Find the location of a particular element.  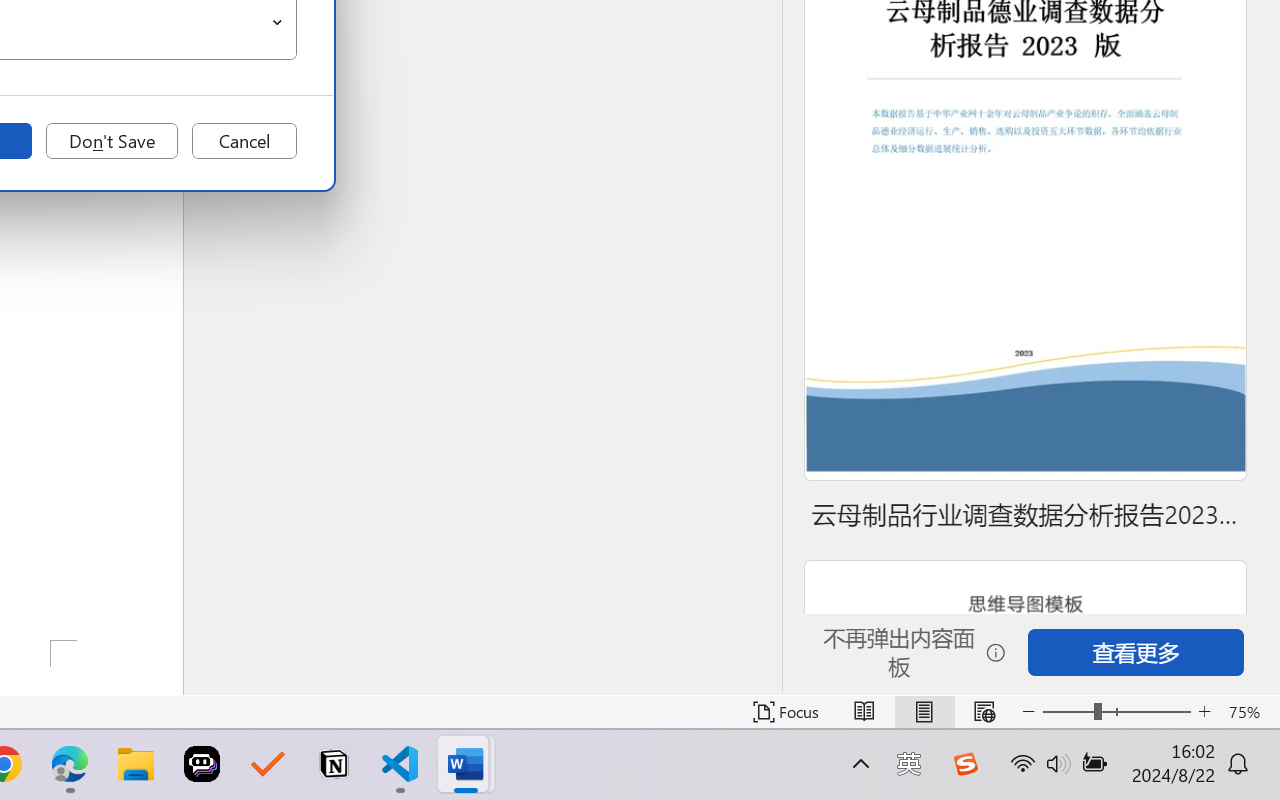

'Web Layout' is located at coordinates (984, 711).